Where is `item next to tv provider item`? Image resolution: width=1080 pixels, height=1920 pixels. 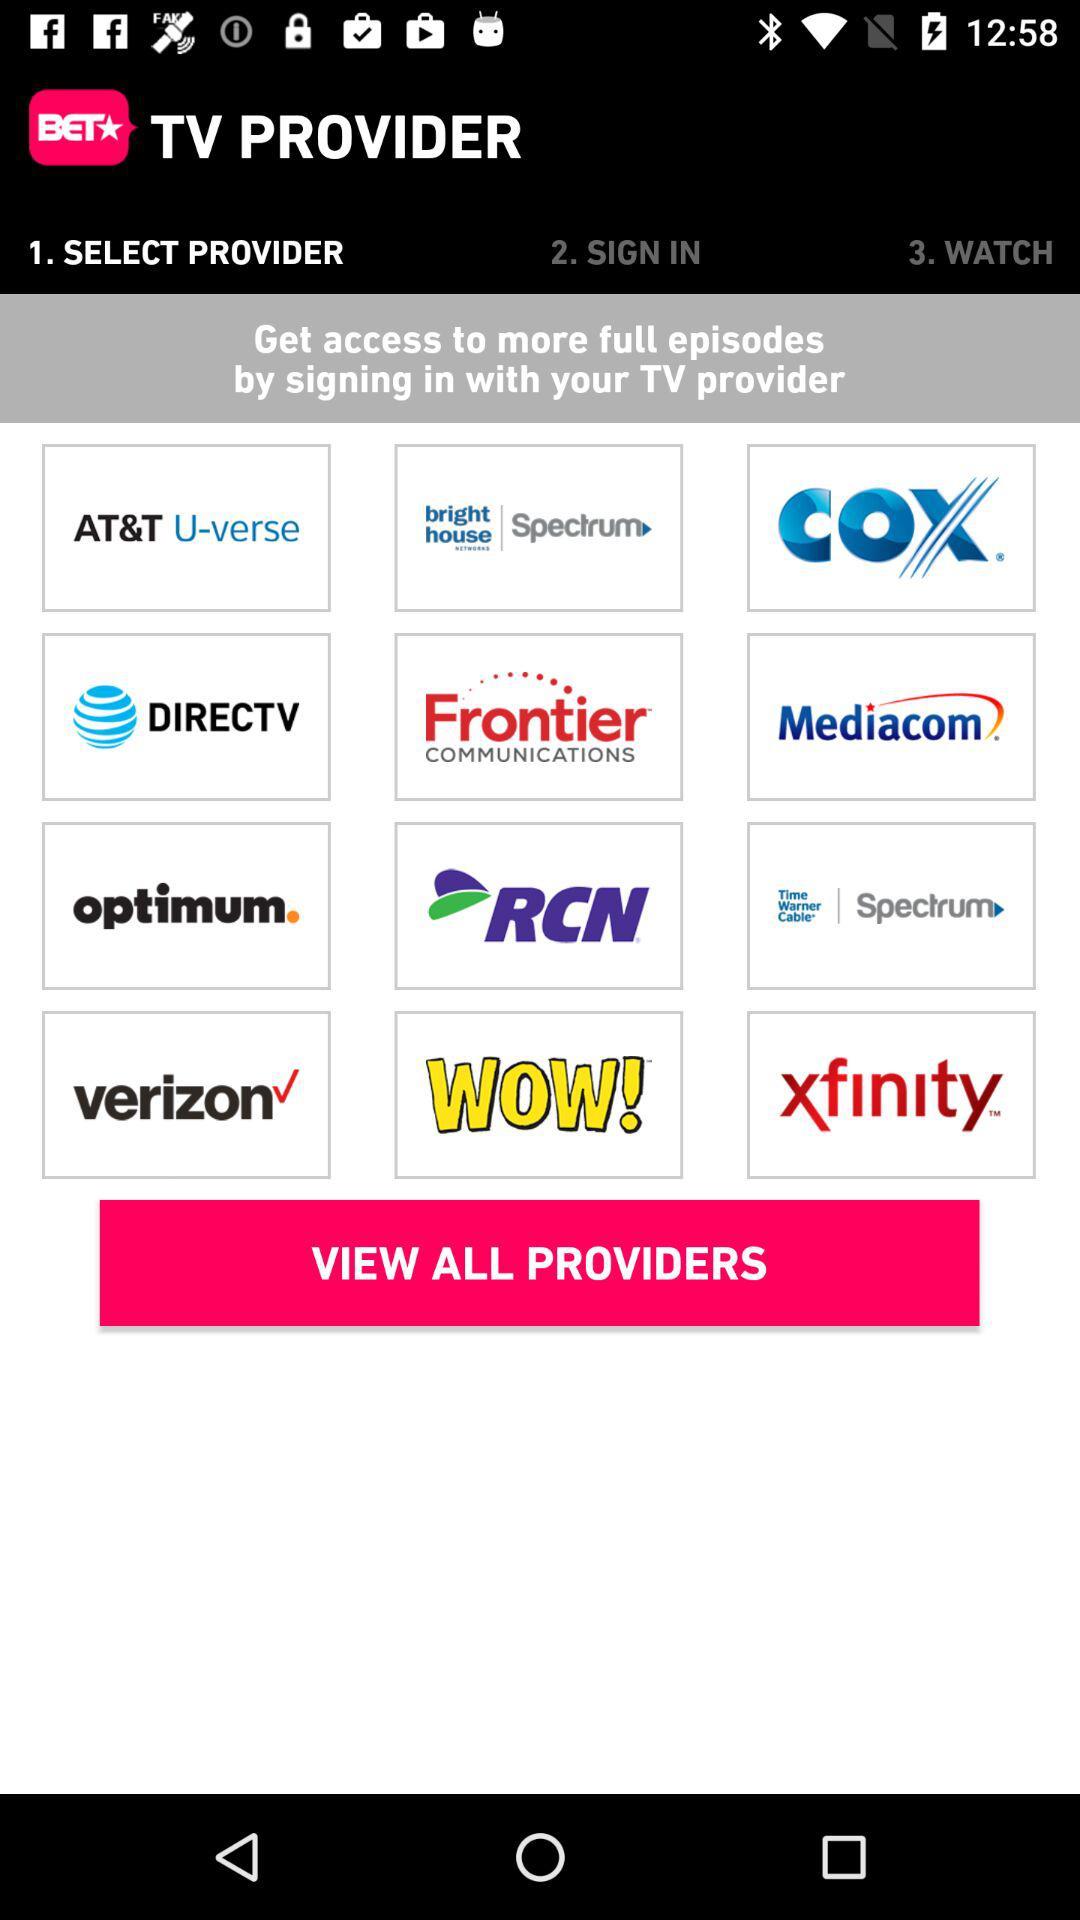
item next to tv provider item is located at coordinates (73, 135).